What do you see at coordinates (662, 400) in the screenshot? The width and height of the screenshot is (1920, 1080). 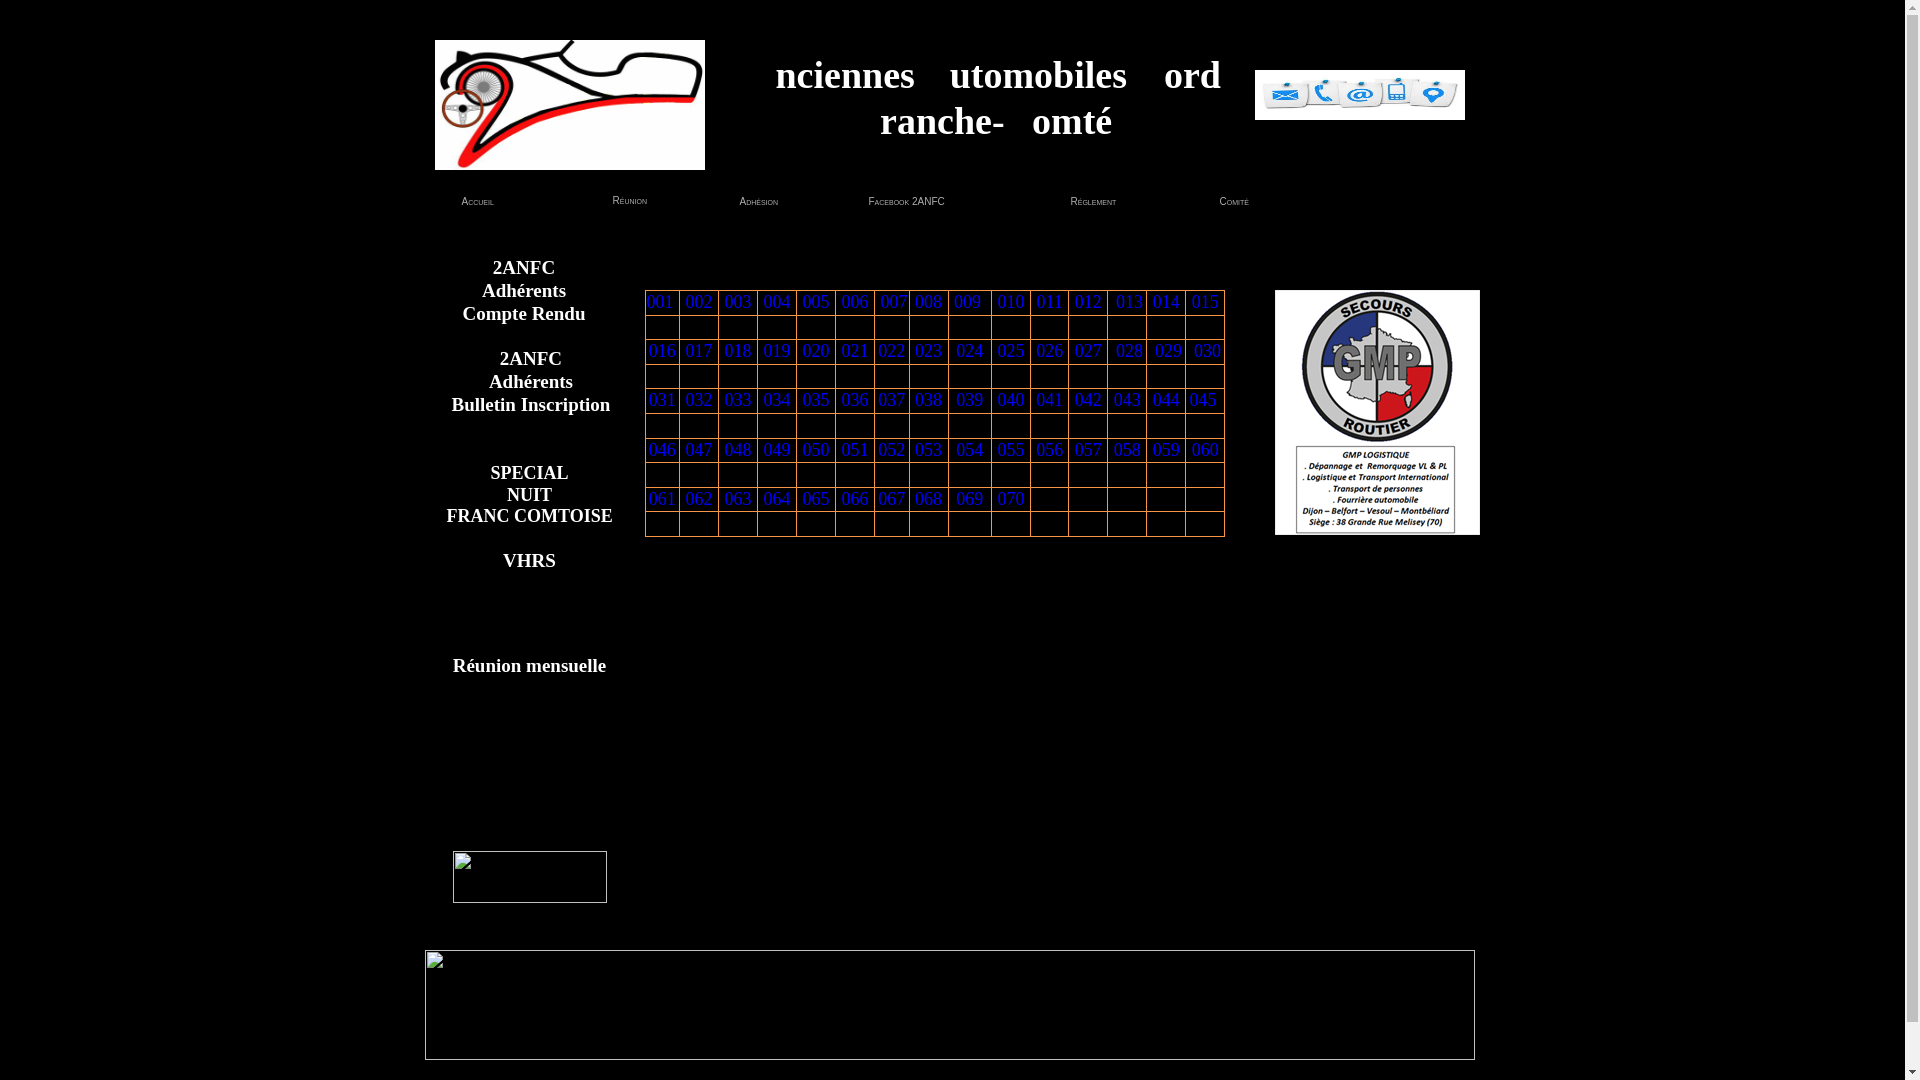 I see `'031'` at bounding box center [662, 400].